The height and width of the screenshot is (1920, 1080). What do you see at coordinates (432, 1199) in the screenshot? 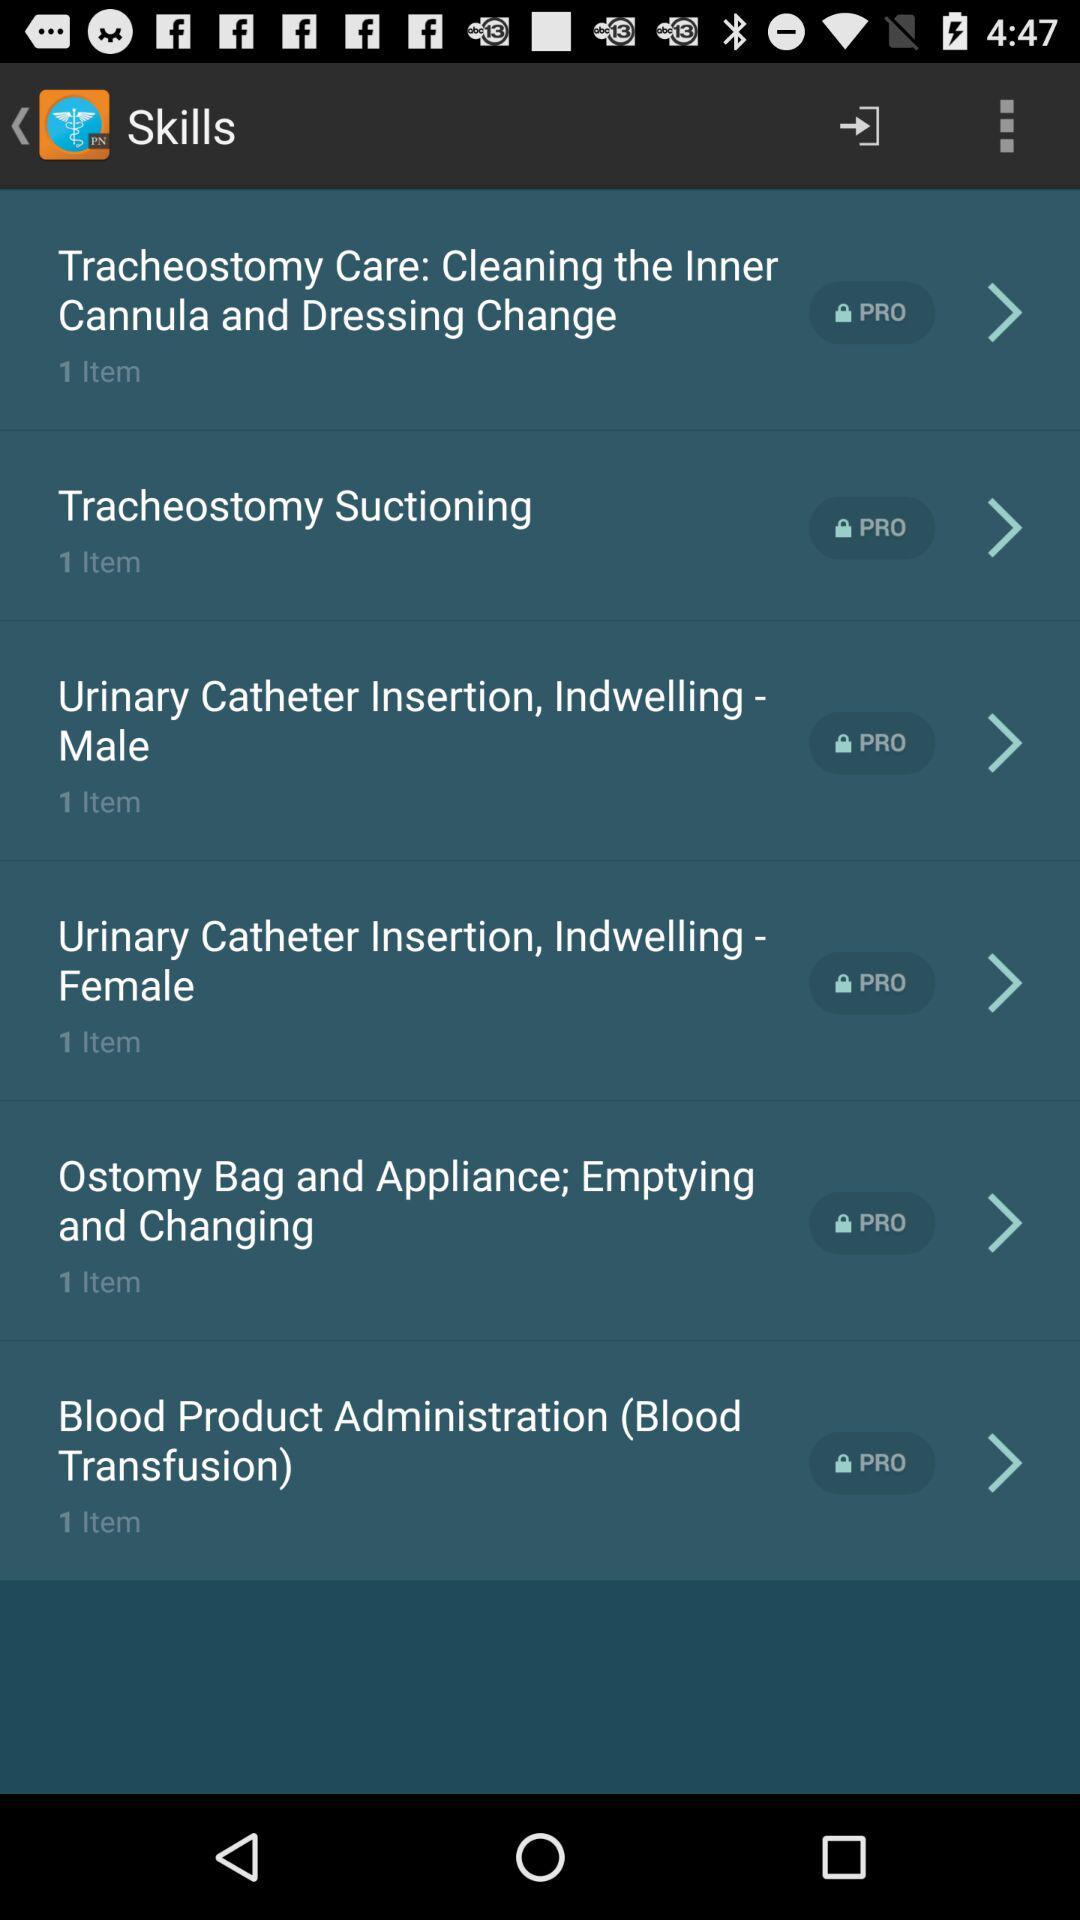
I see `app below 1 item app` at bounding box center [432, 1199].